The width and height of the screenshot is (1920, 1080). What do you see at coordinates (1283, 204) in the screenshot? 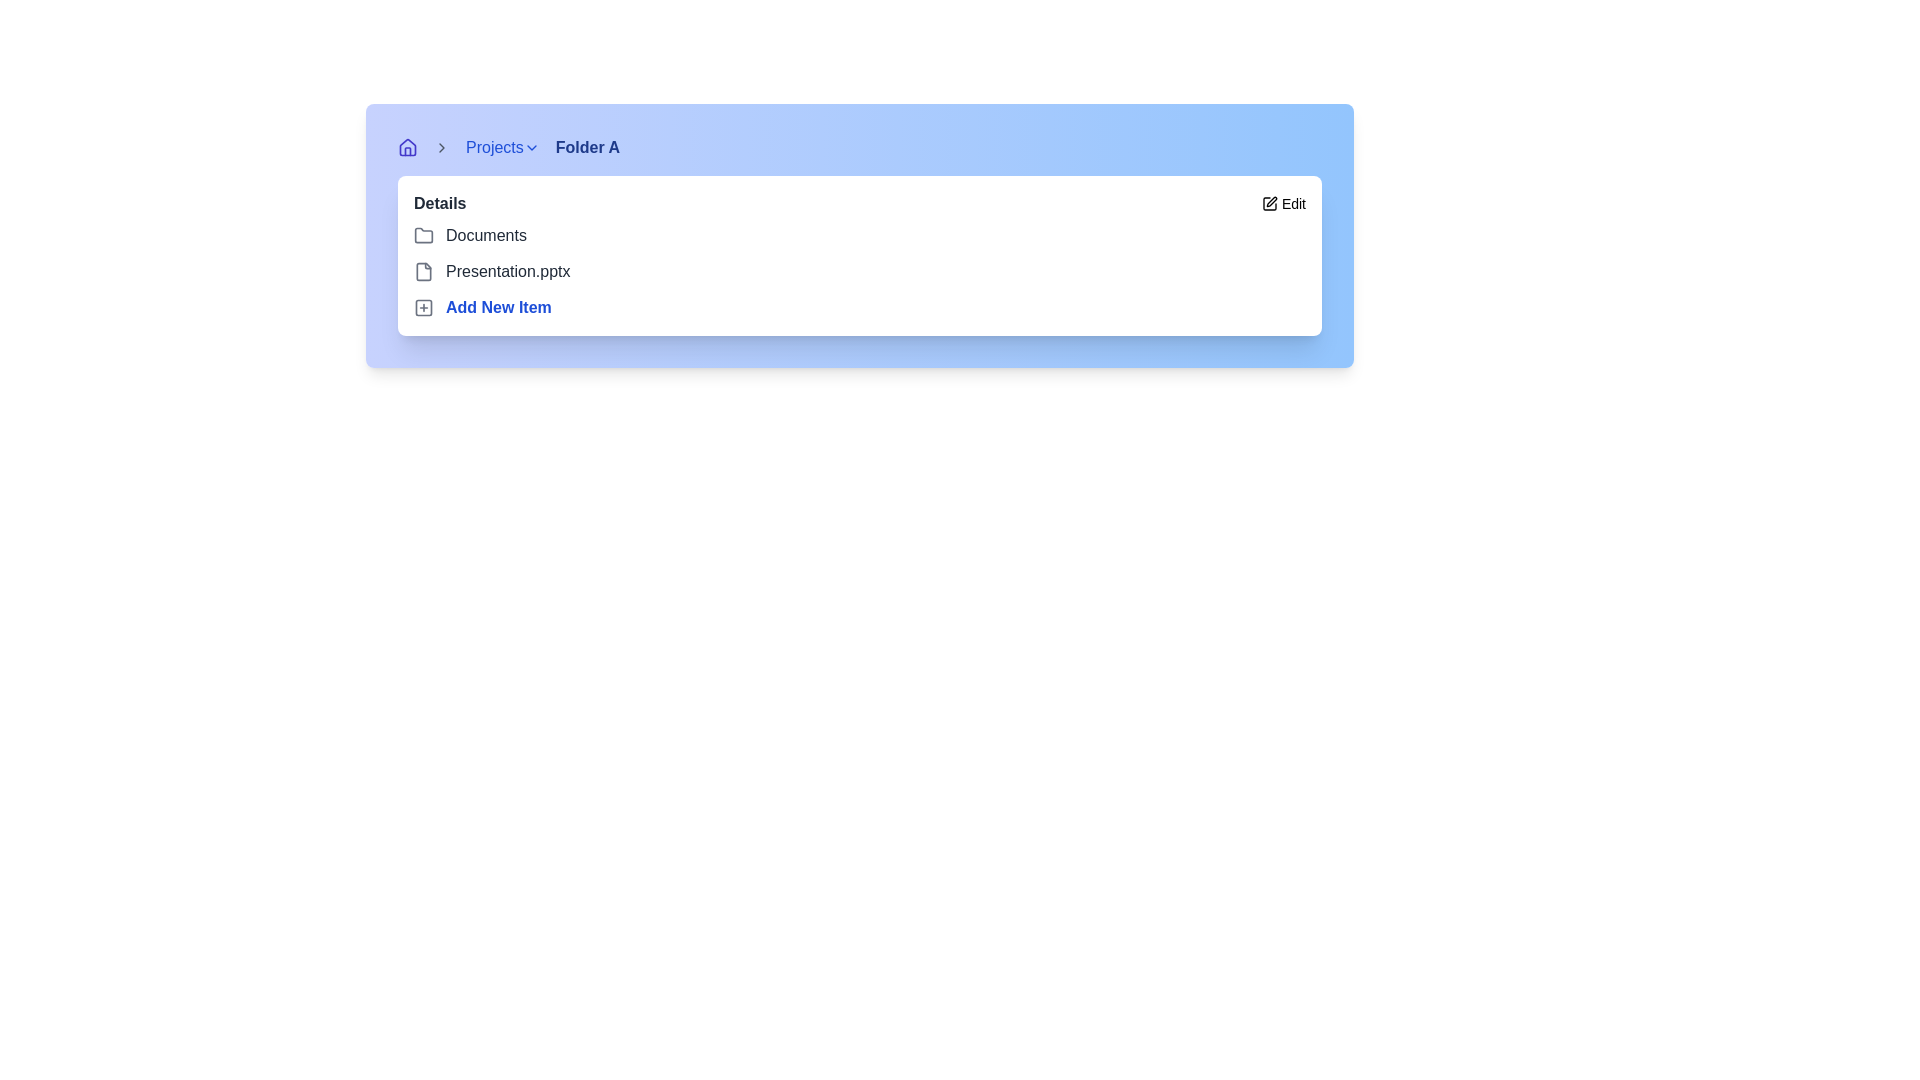
I see `the 'Edit' button with a pen square icon located at the upper-right corner of the 'Details' section` at bounding box center [1283, 204].